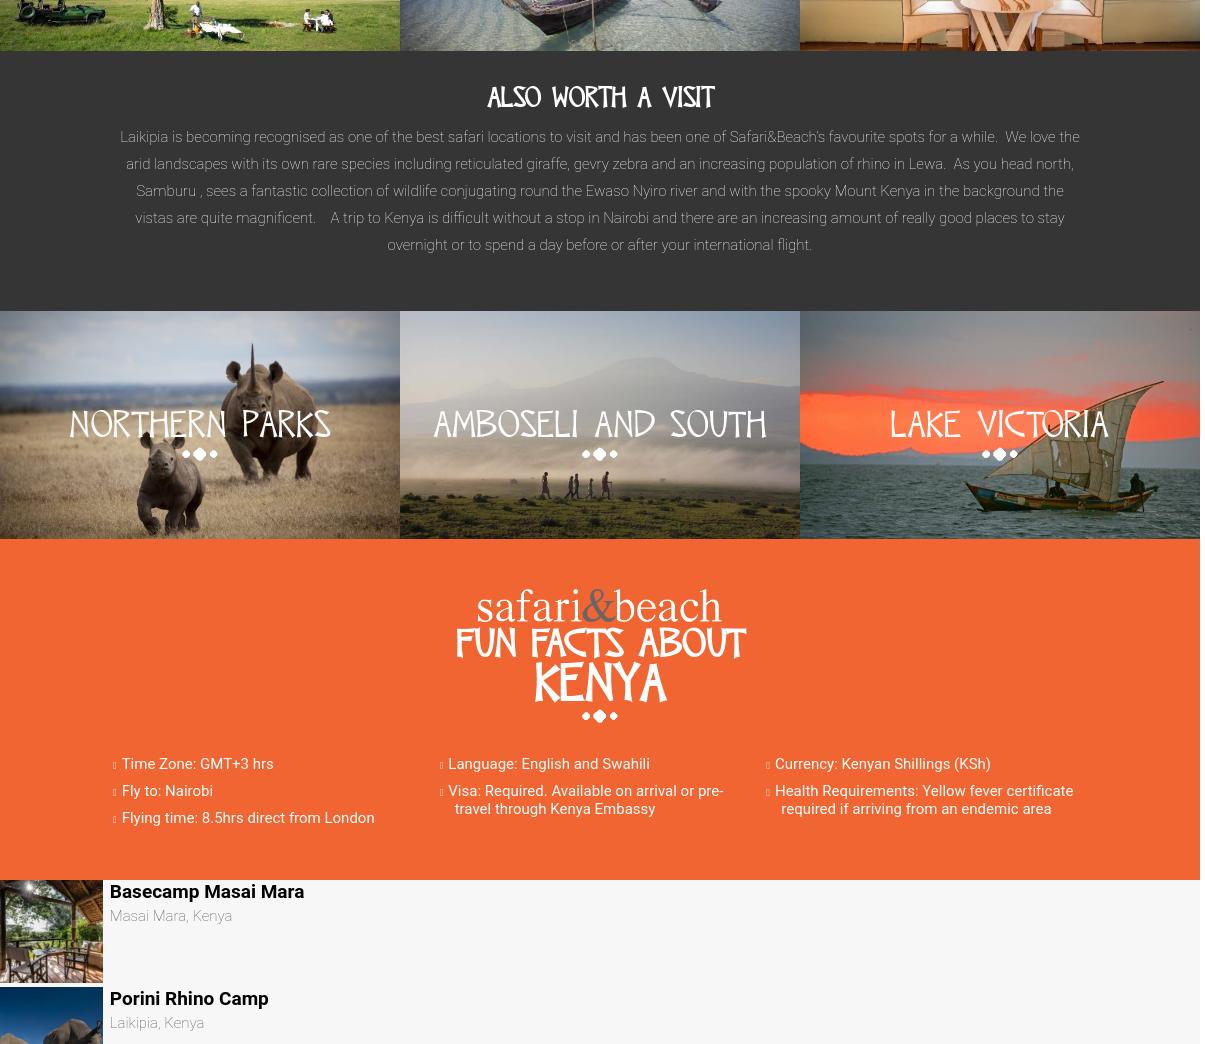  What do you see at coordinates (166, 788) in the screenshot?
I see `'Fly to: Nairobi'` at bounding box center [166, 788].